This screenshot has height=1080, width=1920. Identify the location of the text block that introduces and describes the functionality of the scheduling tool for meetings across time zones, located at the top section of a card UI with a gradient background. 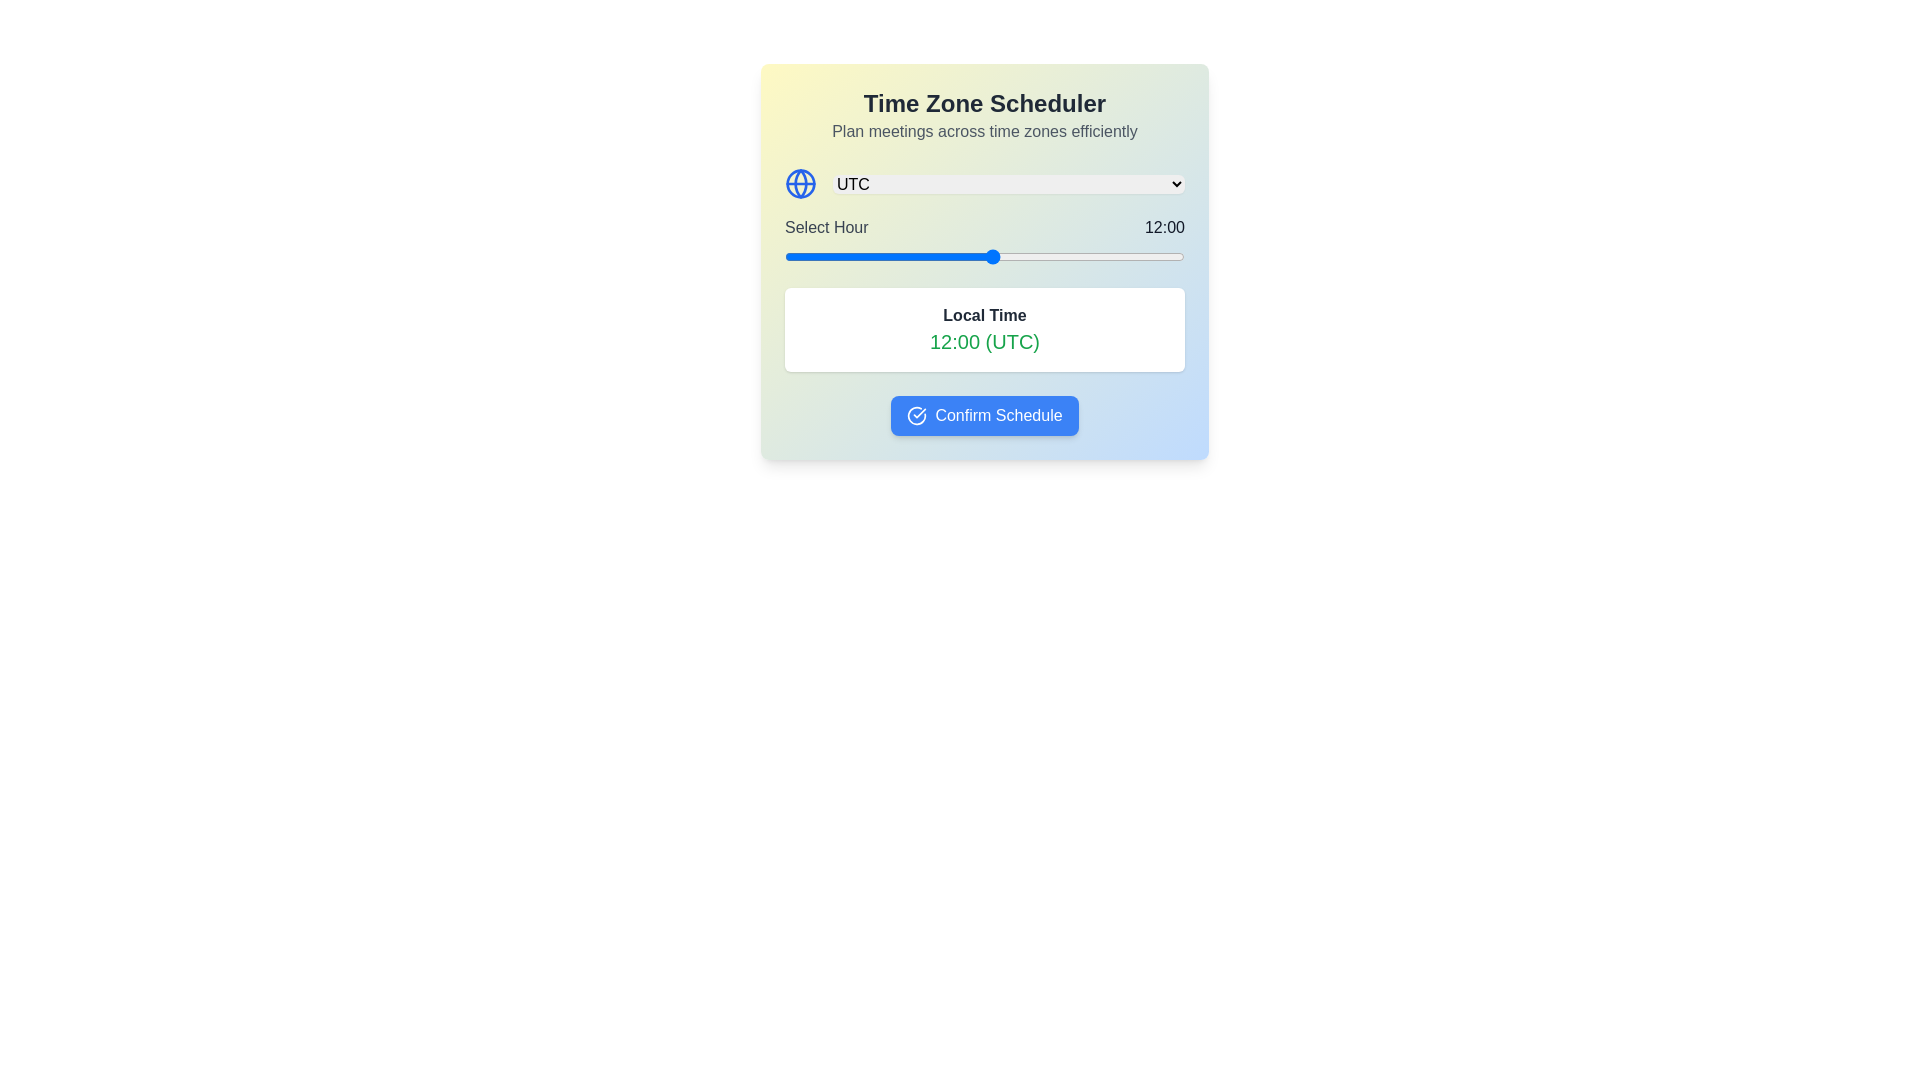
(984, 115).